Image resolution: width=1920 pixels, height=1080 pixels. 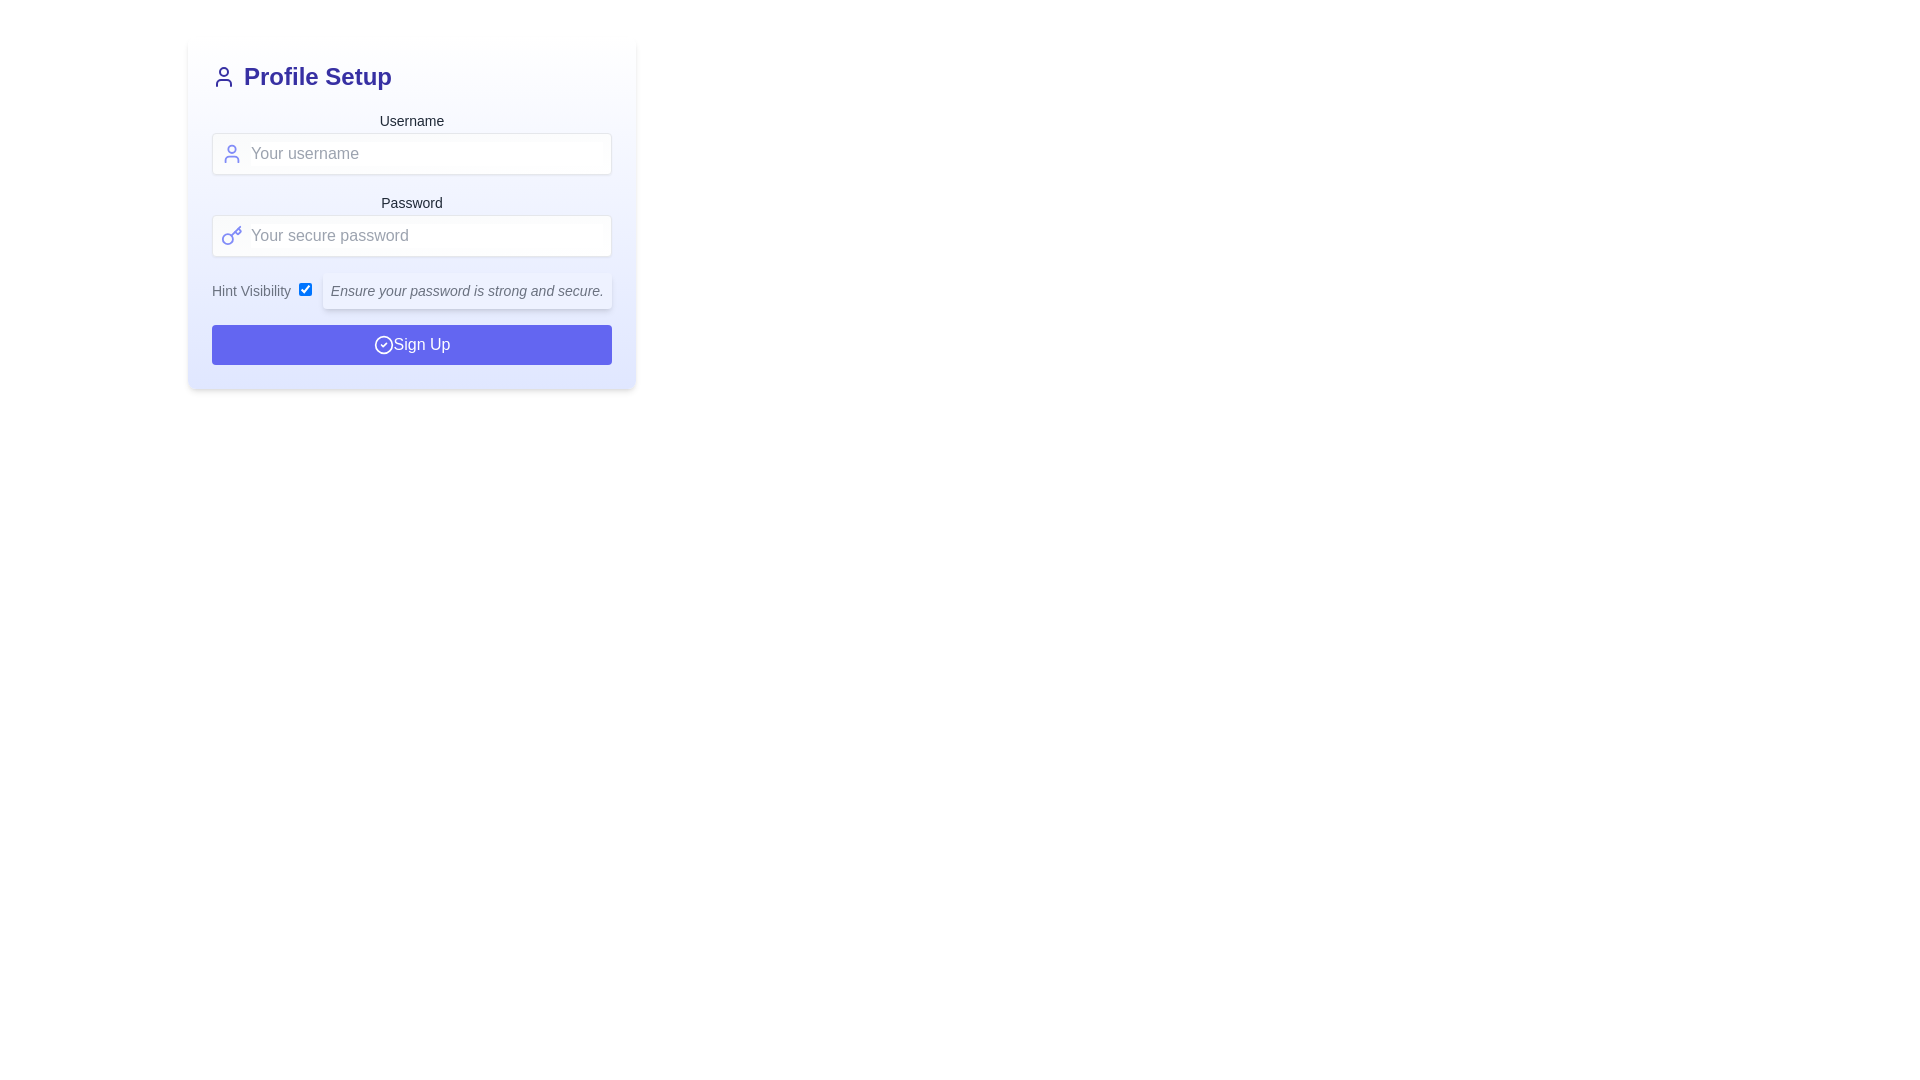 I want to click on the italicized text element reading 'Ensure your password is strong and secure.' which is located in the hint section under the 'Password' field, so click(x=466, y=290).